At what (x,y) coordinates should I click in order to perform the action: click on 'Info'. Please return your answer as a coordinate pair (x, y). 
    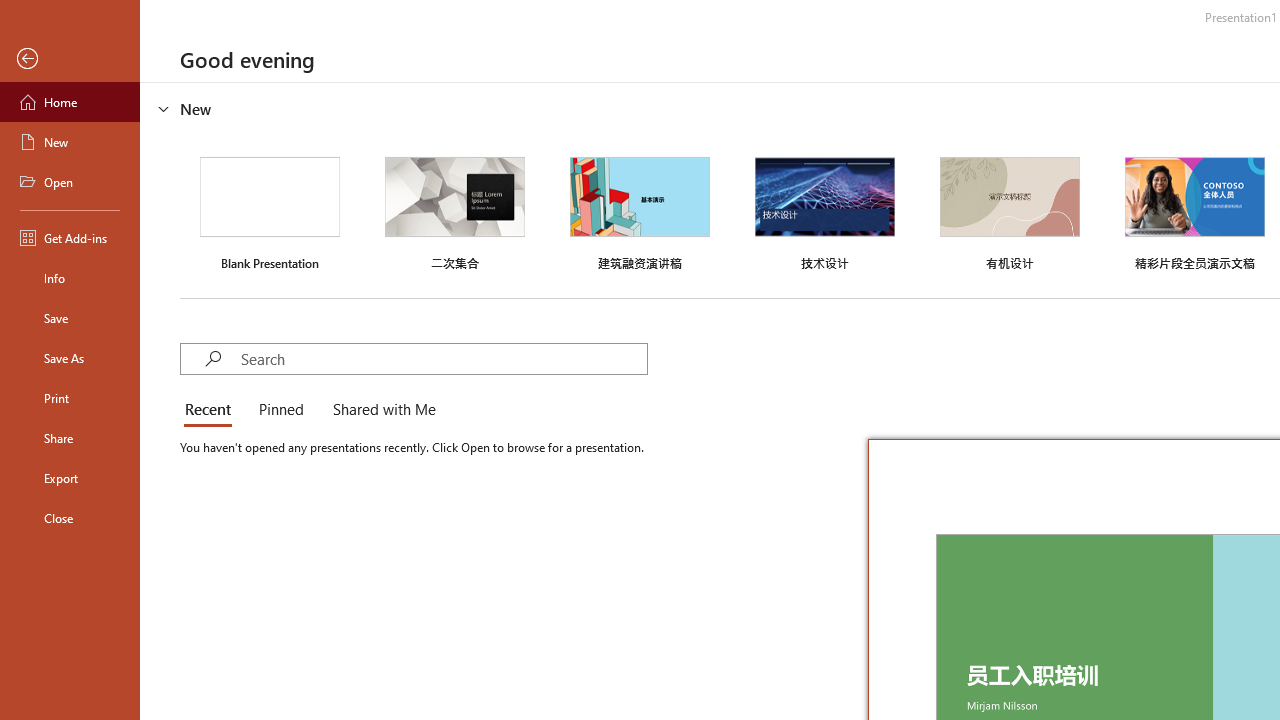
    Looking at the image, I should click on (69, 277).